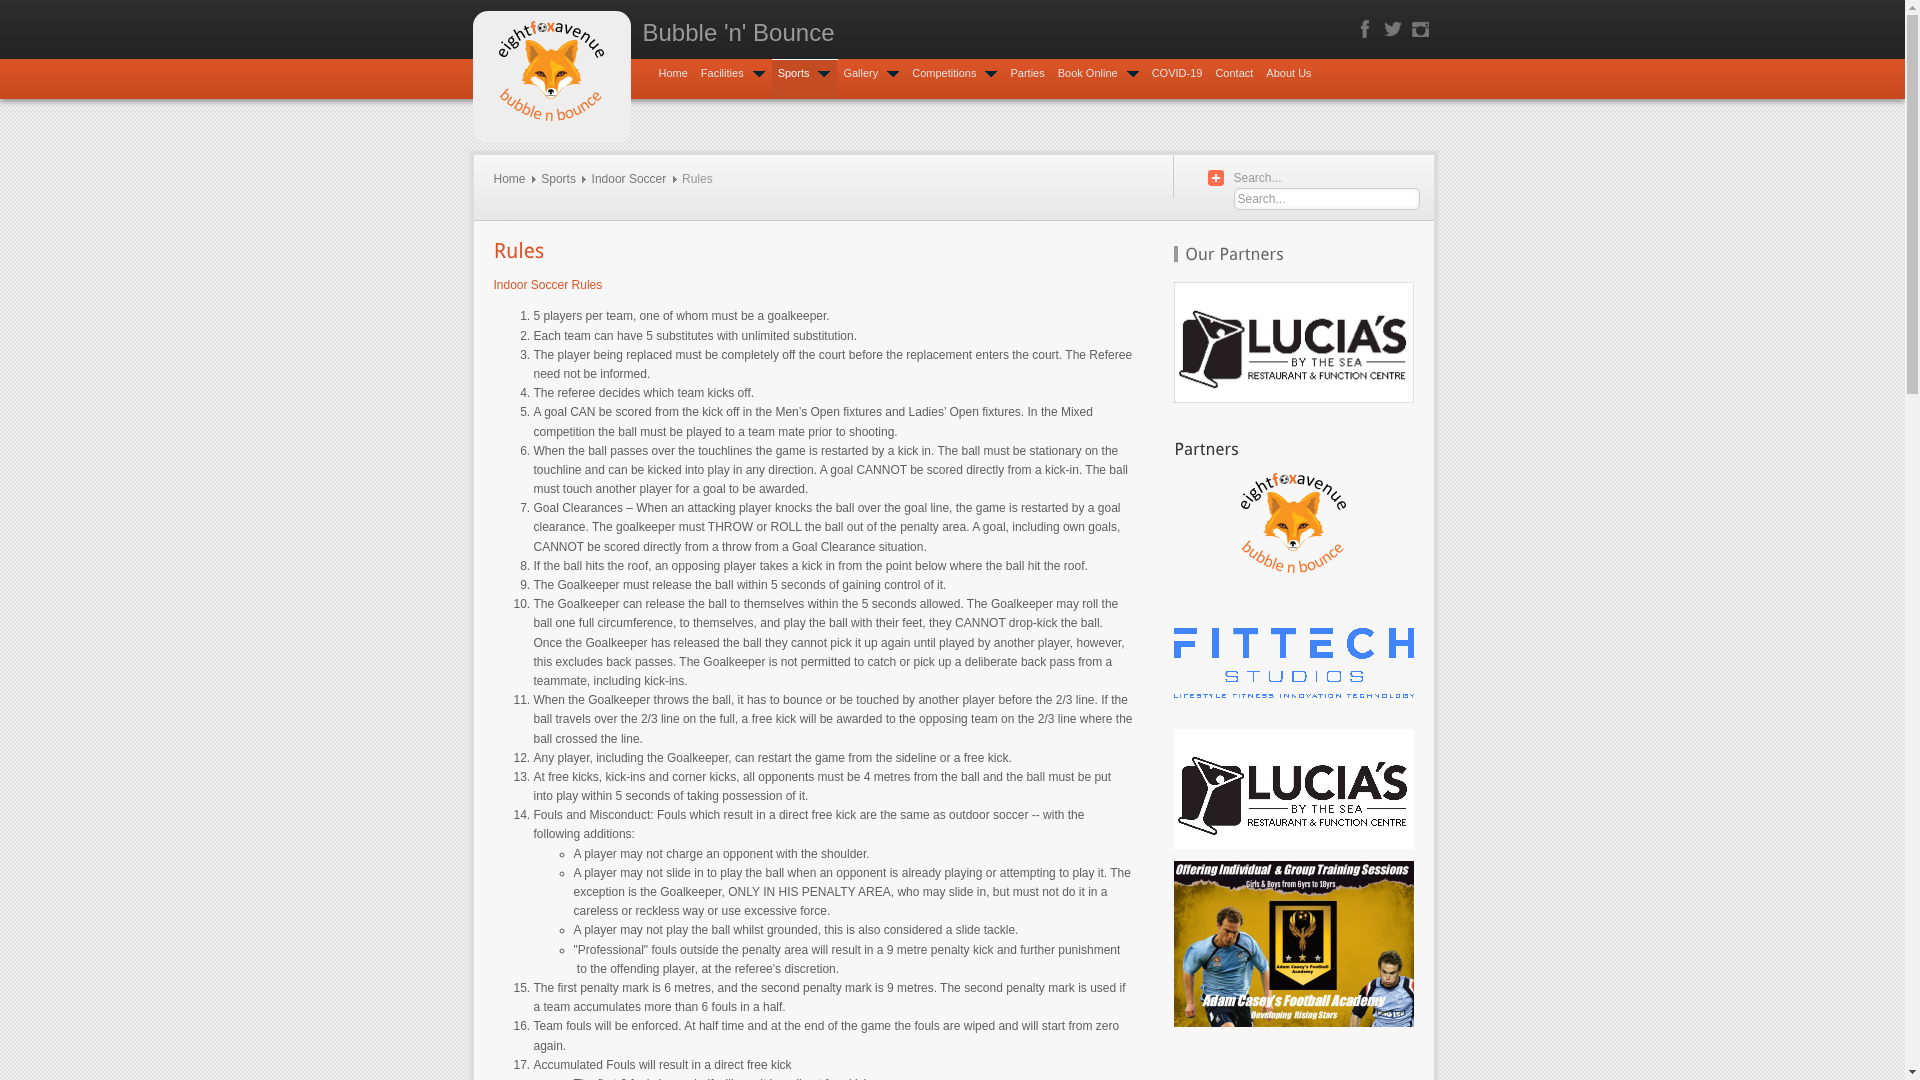  What do you see at coordinates (843, 79) in the screenshot?
I see `'Gallery'` at bounding box center [843, 79].